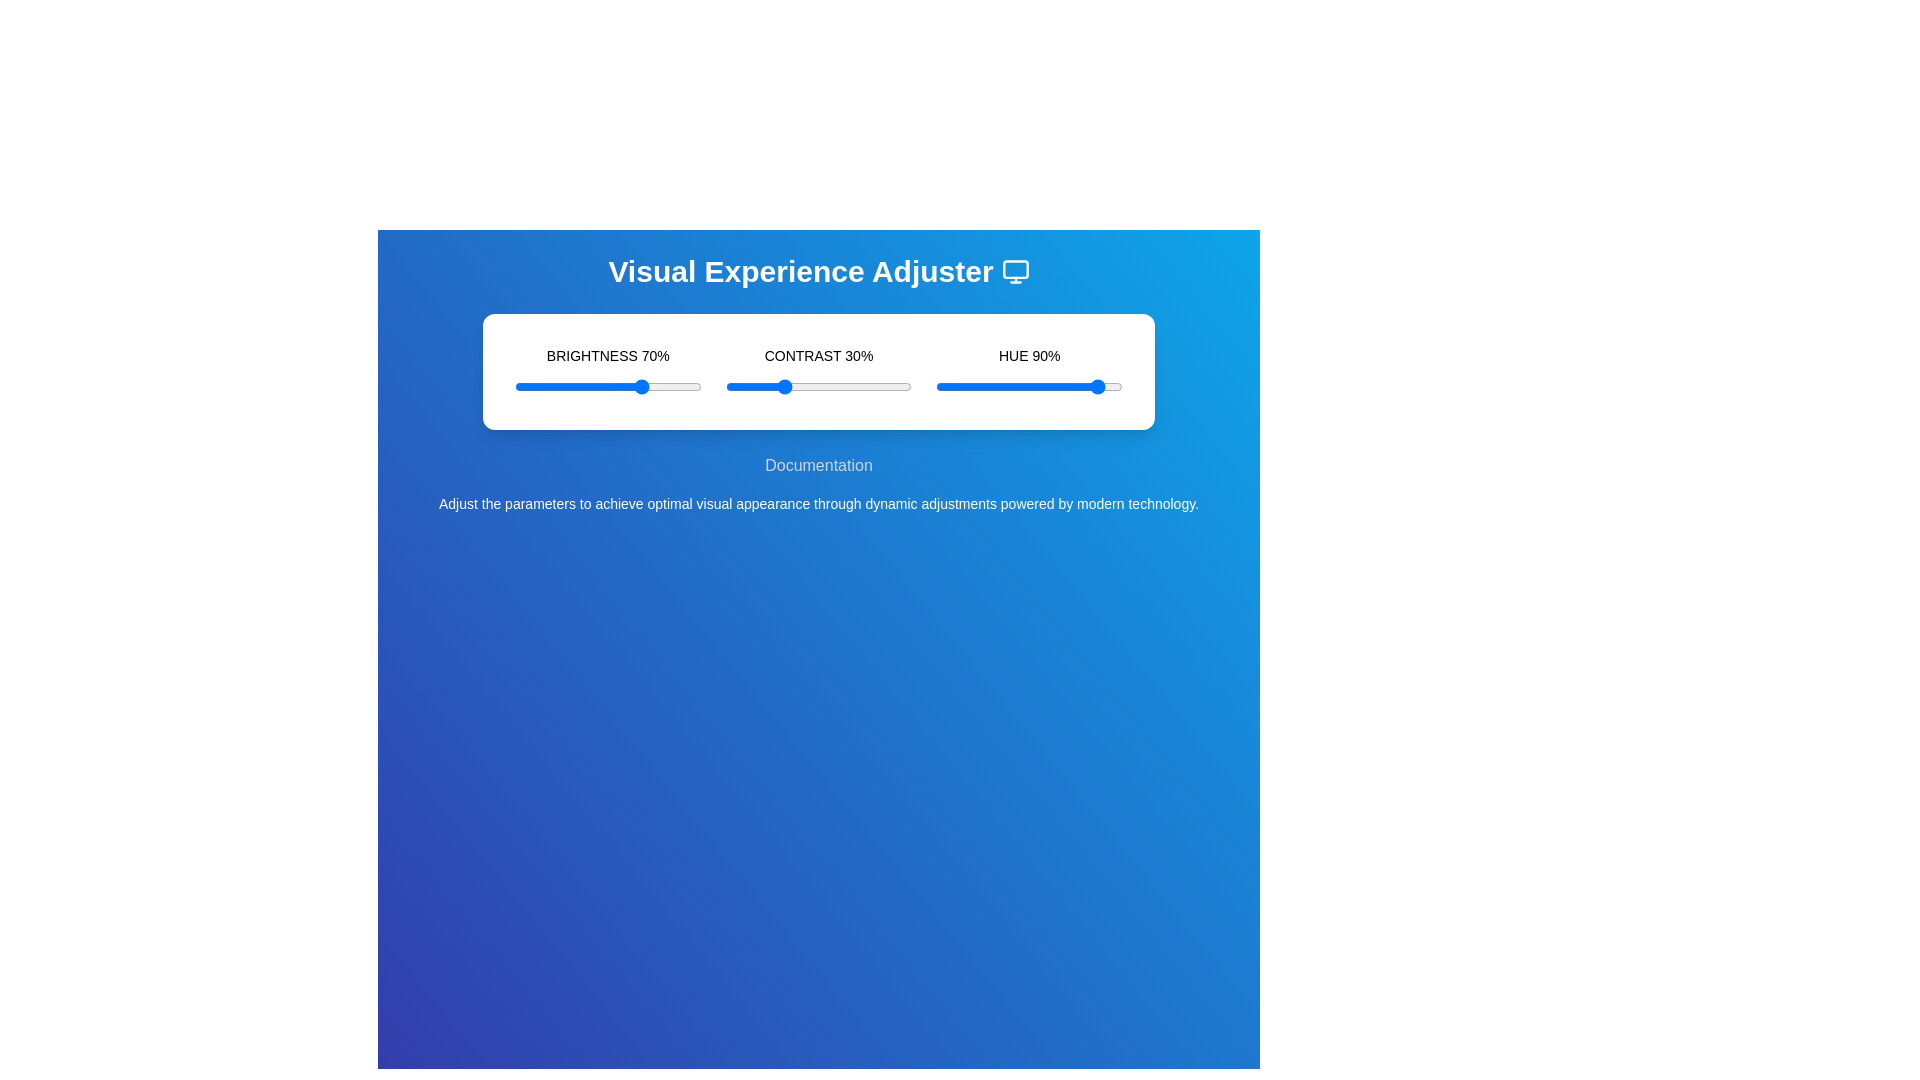 The width and height of the screenshot is (1920, 1080). I want to click on the contrast slider to set the contrast level to 72, so click(859, 386).